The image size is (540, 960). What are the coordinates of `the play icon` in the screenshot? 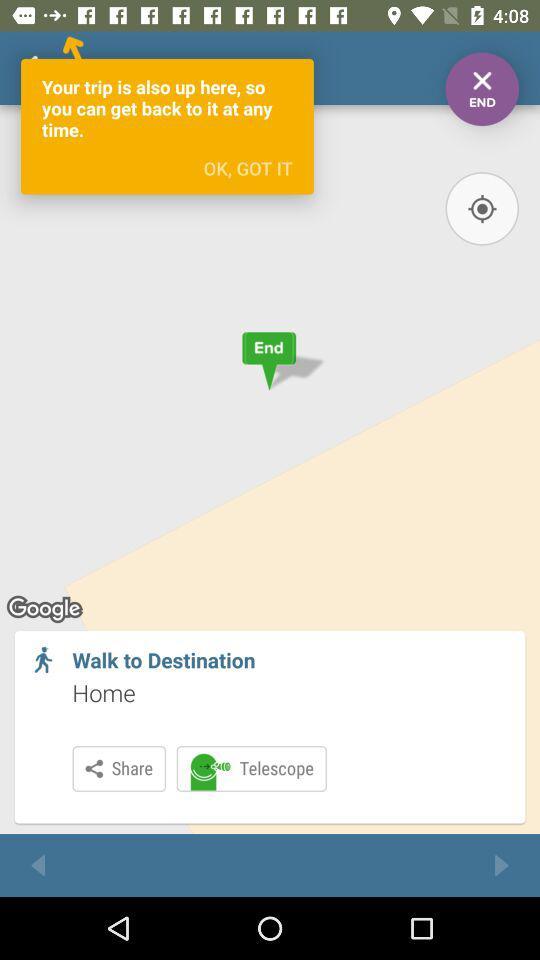 It's located at (500, 864).